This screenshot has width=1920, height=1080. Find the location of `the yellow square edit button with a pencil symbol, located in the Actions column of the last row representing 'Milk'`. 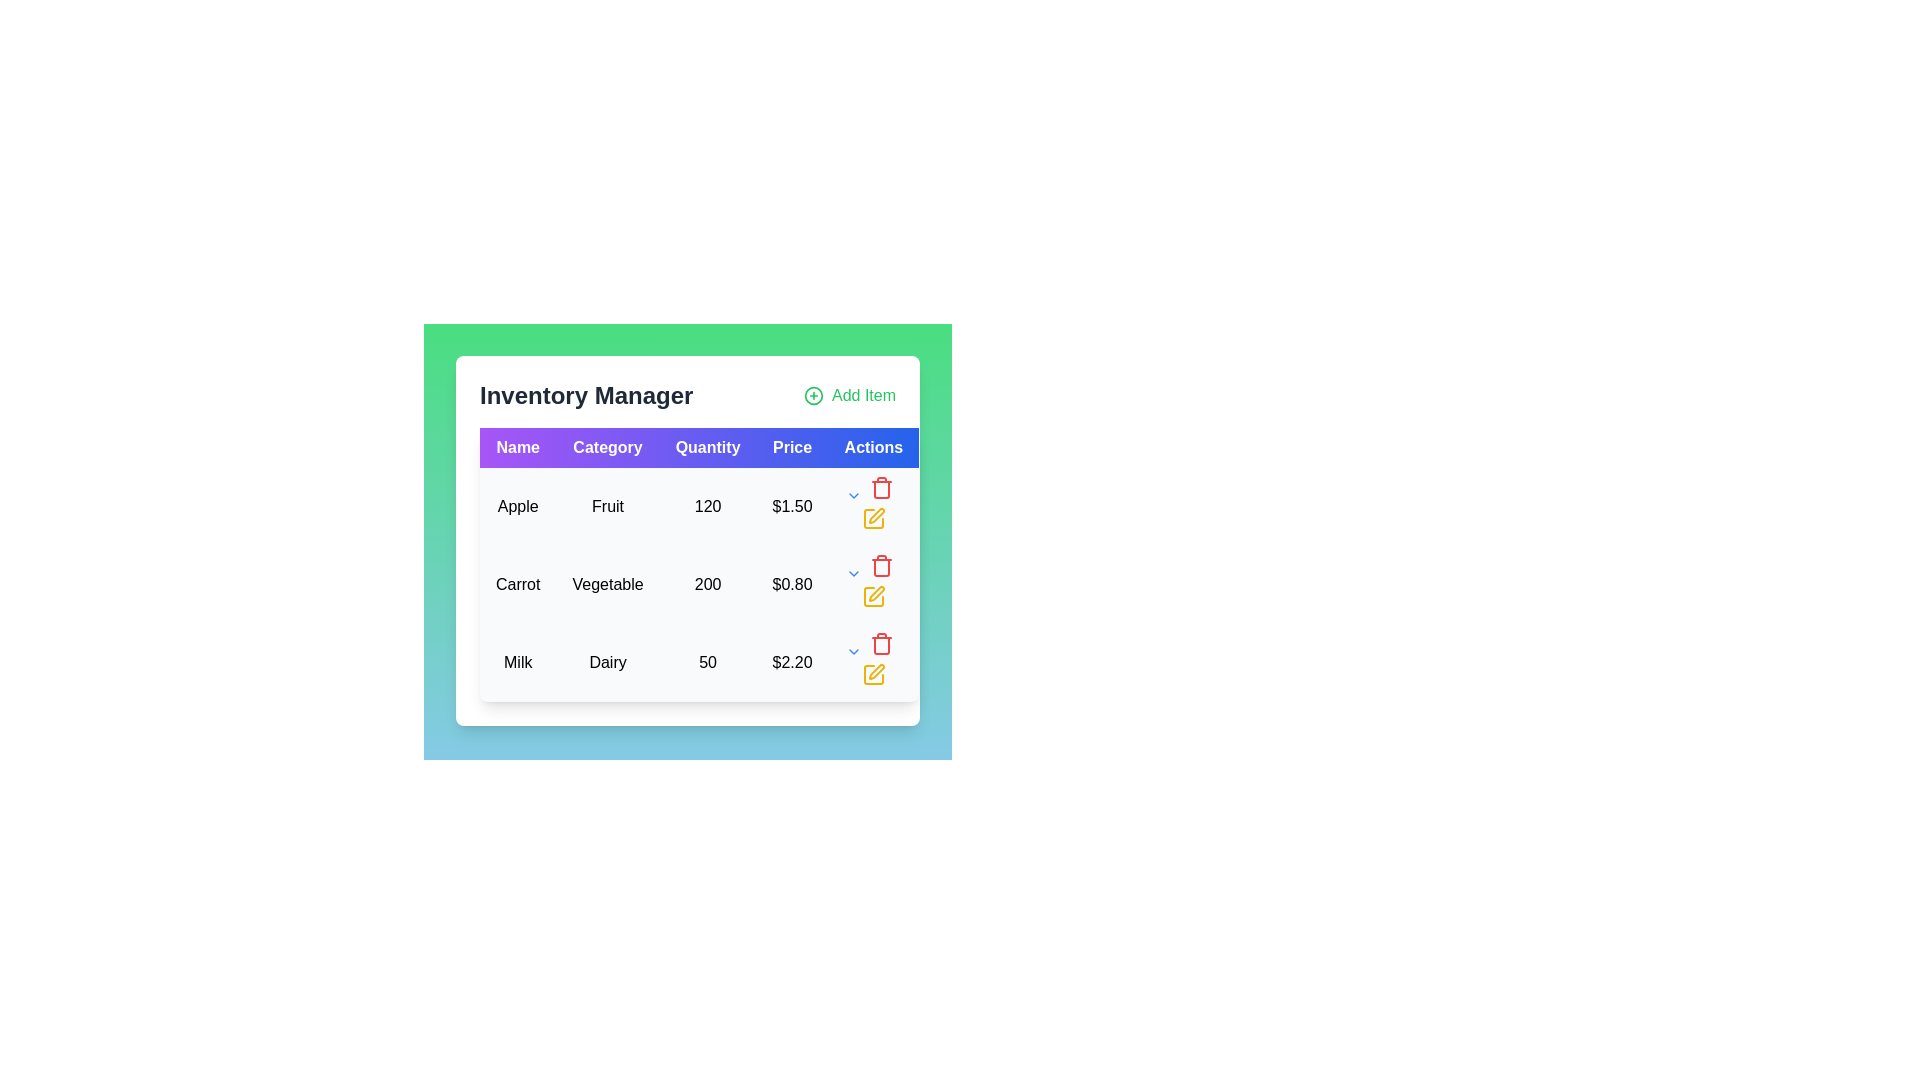

the yellow square edit button with a pencil symbol, located in the Actions column of the last row representing 'Milk' is located at coordinates (873, 675).